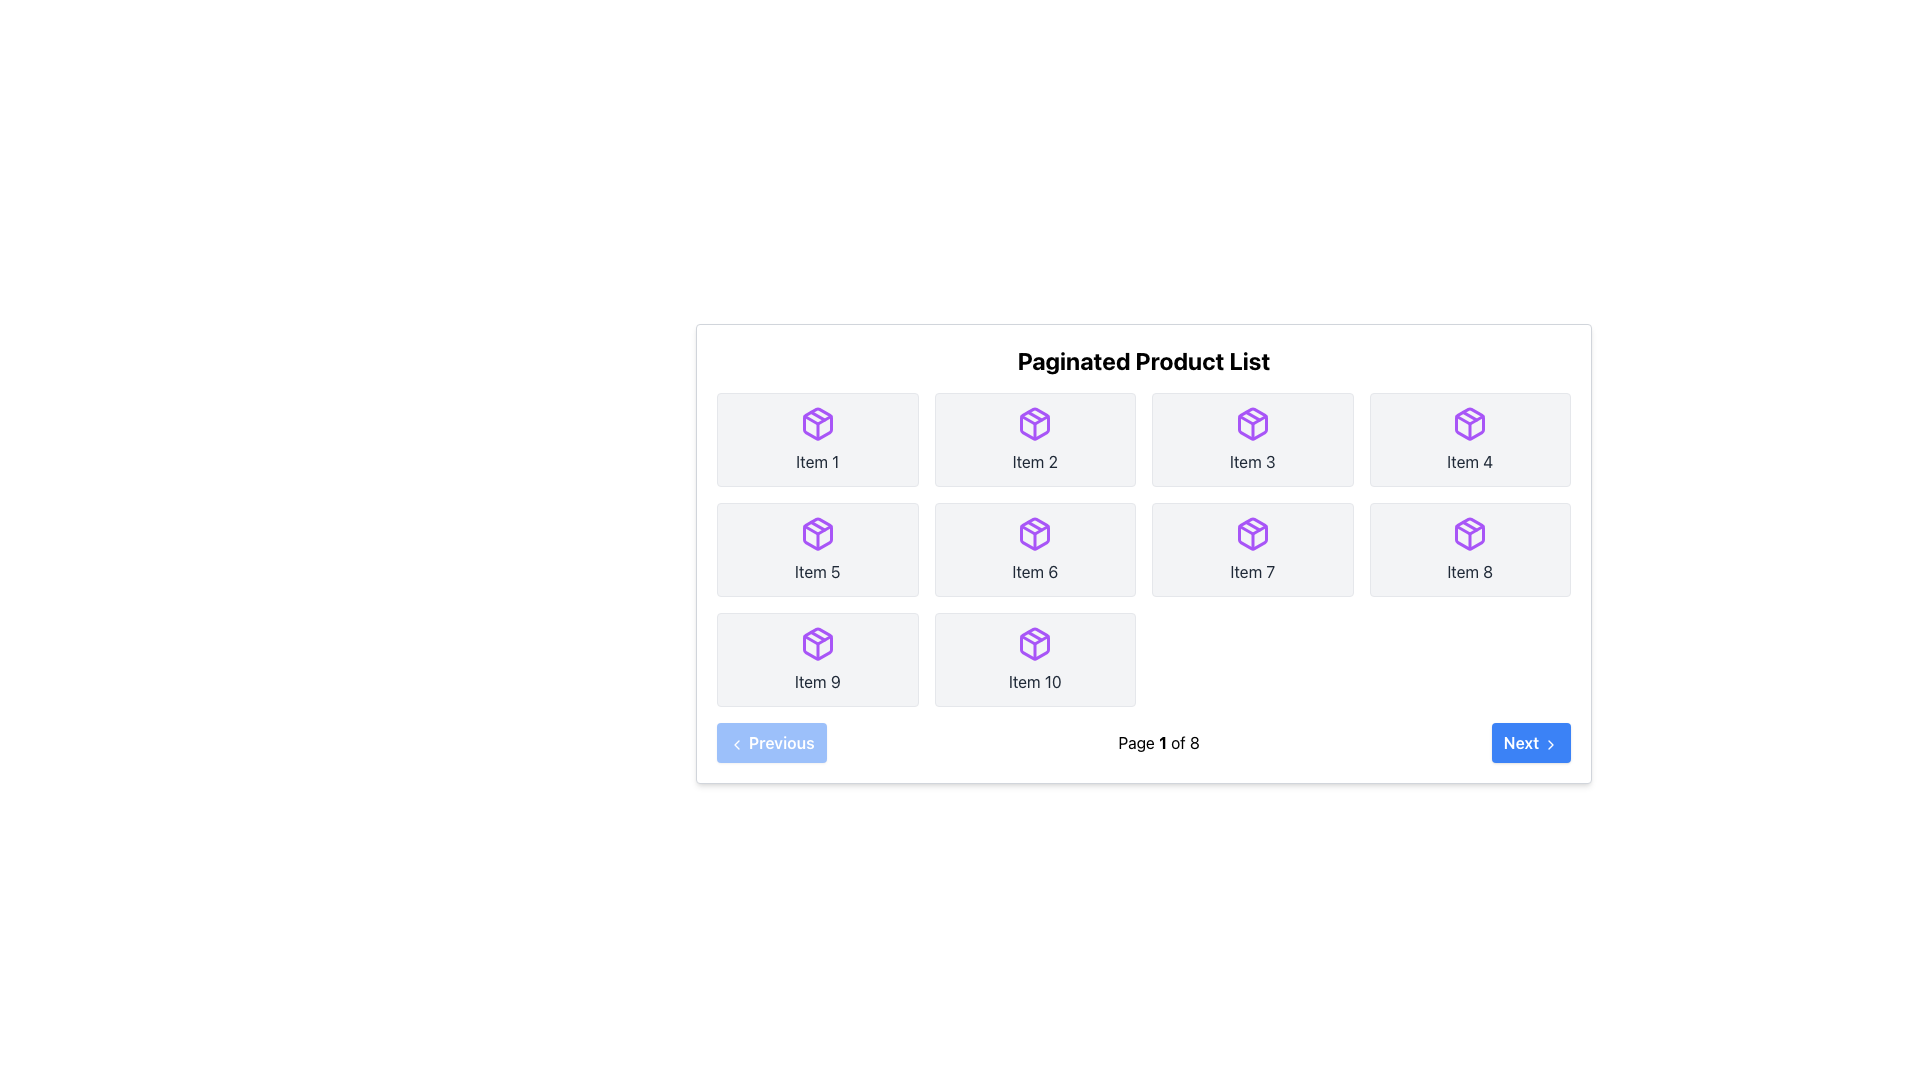 This screenshot has height=1080, width=1920. I want to click on the purple, box-like 3D package icon located in the second row and first column of the grid under the label 'Item 5', so click(817, 532).